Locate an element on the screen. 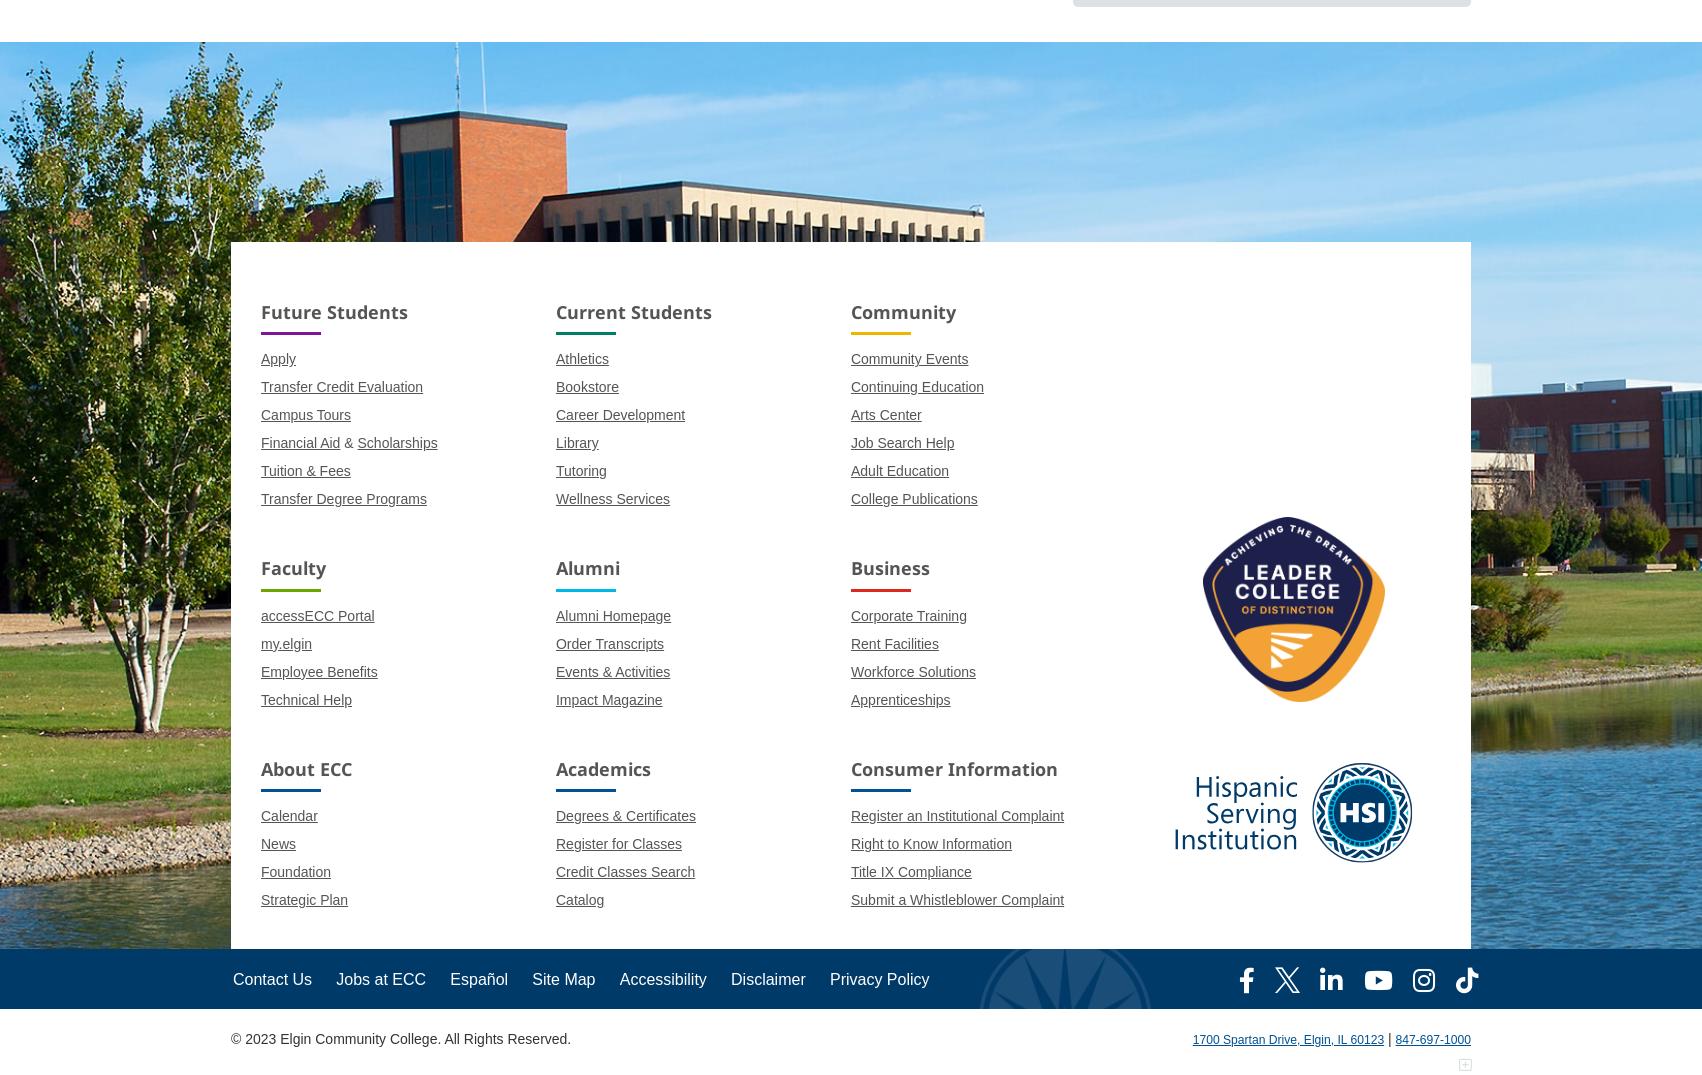 The height and width of the screenshot is (1075, 1702). 'Impact Magazine' is located at coordinates (608, 697).